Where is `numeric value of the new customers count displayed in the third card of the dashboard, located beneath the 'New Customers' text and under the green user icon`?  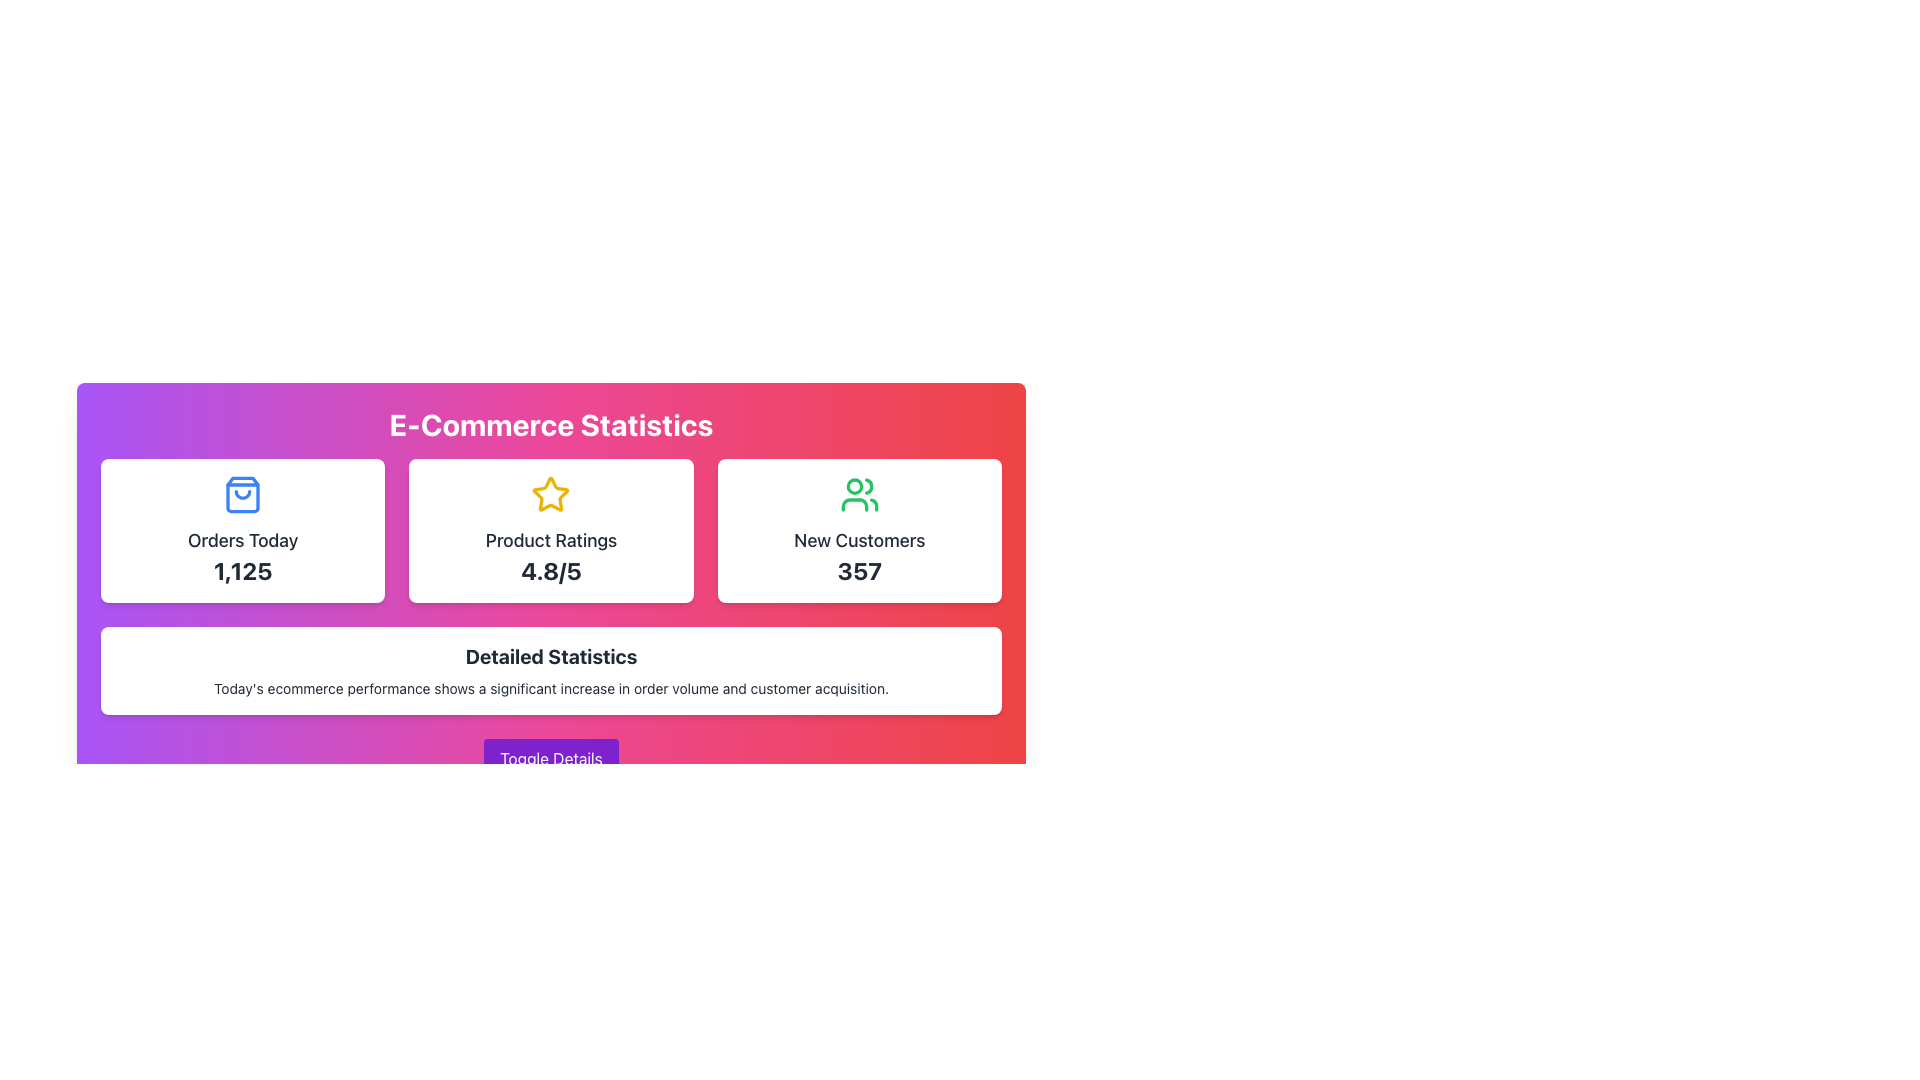 numeric value of the new customers count displayed in the third card of the dashboard, located beneath the 'New Customers' text and under the green user icon is located at coordinates (859, 570).